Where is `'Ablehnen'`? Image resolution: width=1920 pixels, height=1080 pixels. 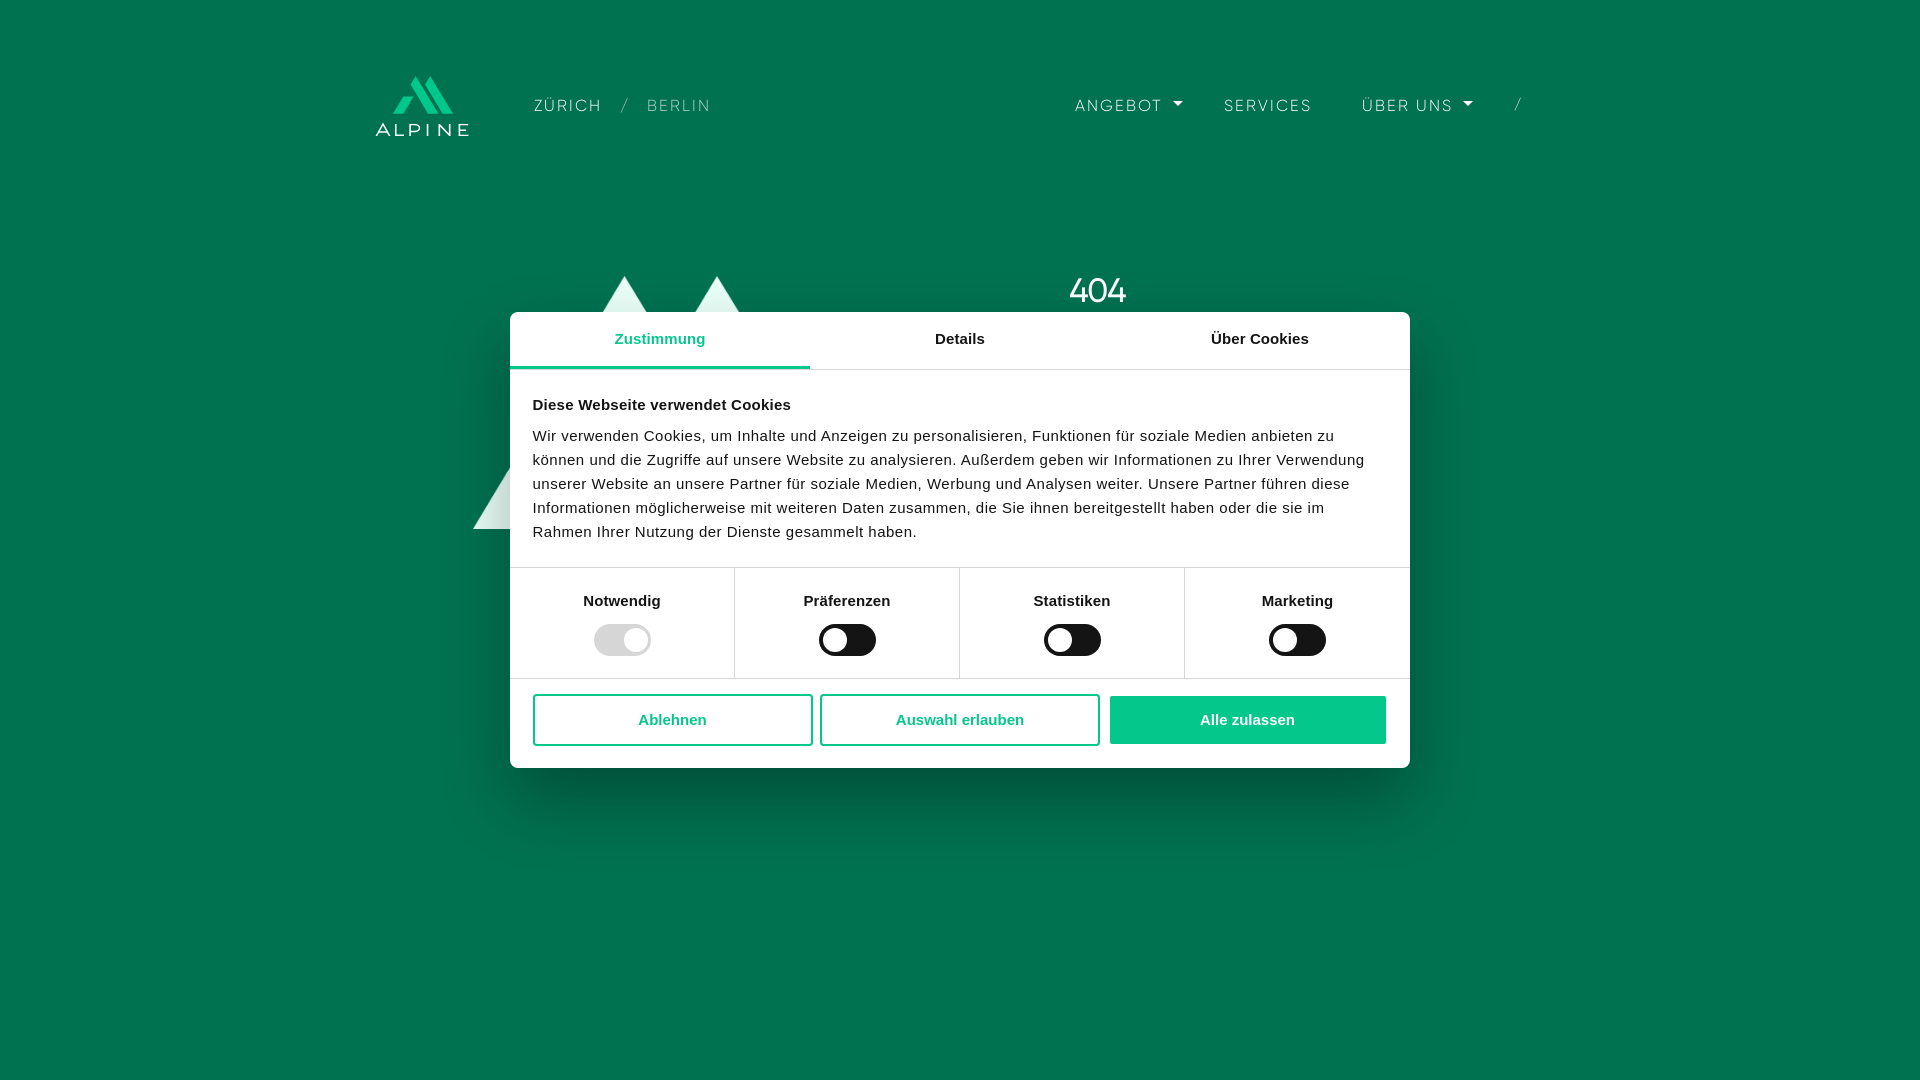 'Ablehnen' is located at coordinates (672, 718).